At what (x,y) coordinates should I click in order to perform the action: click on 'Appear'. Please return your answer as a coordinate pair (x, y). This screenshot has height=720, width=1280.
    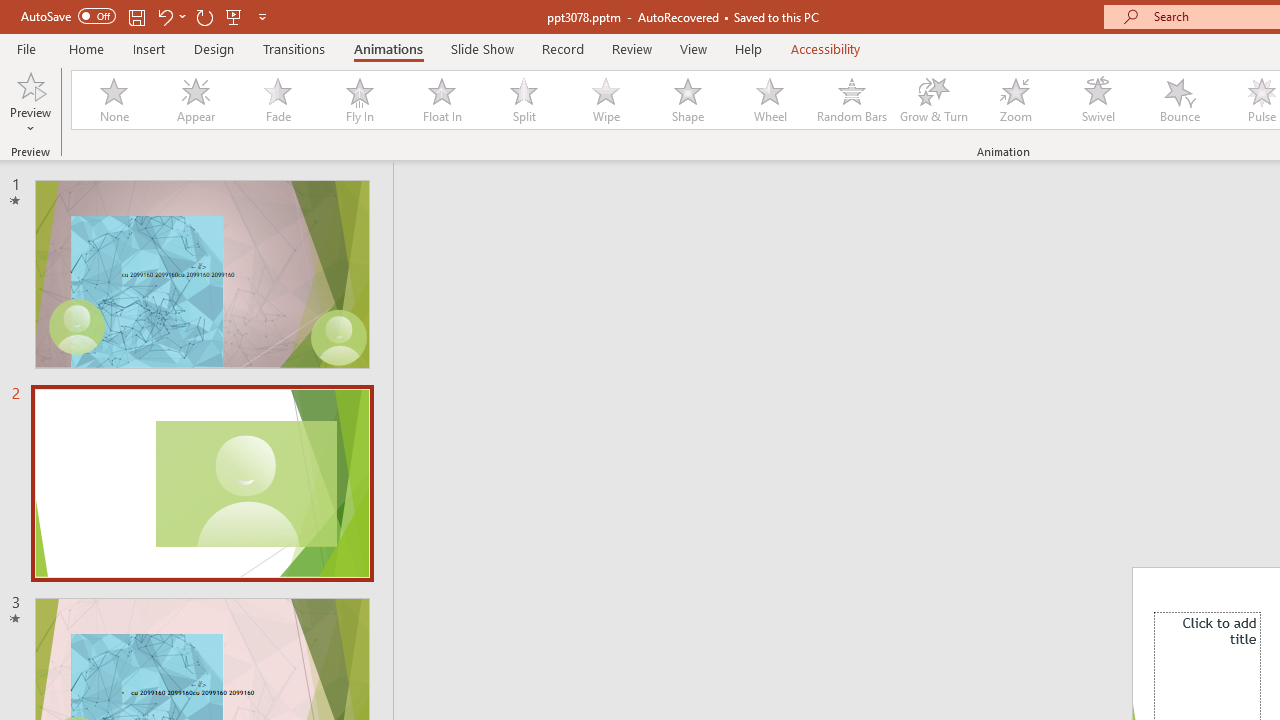
    Looking at the image, I should click on (195, 100).